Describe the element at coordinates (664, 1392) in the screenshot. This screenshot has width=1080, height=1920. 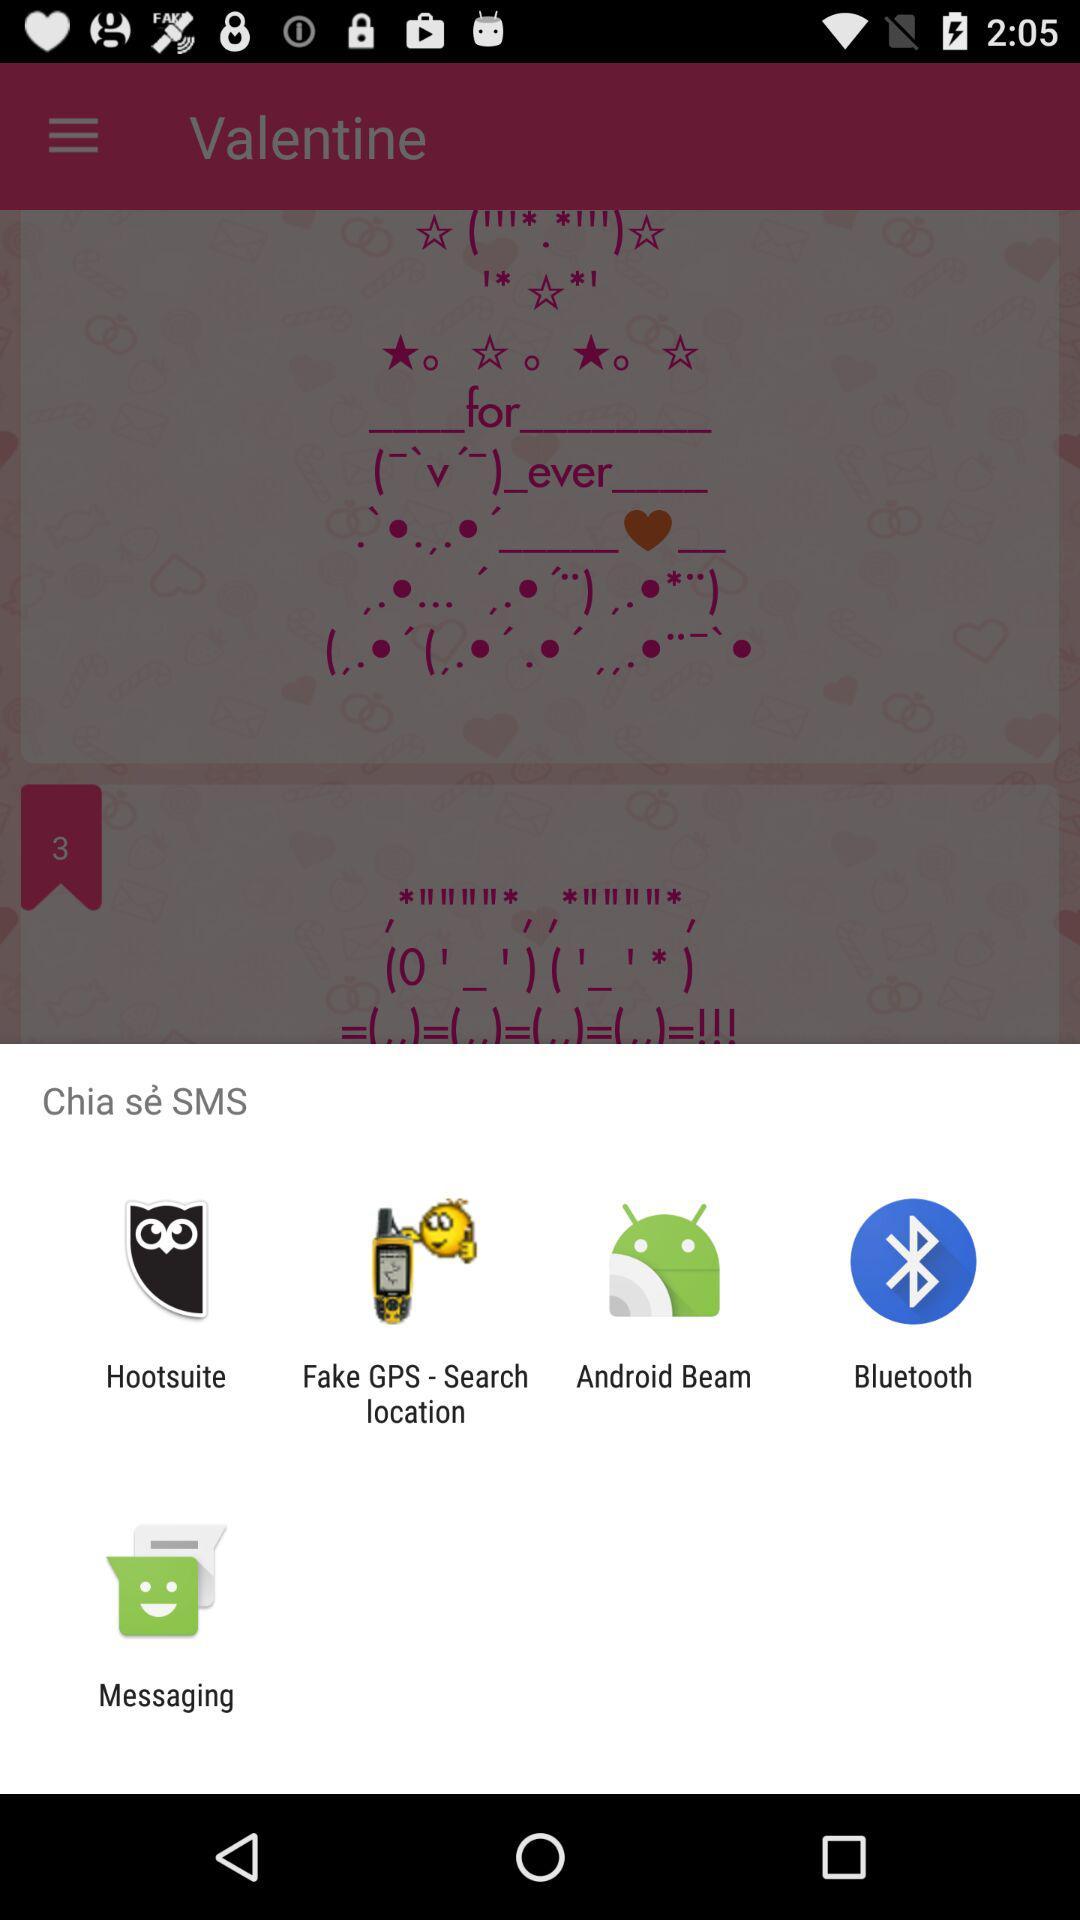
I see `app next to fake gps search icon` at that location.